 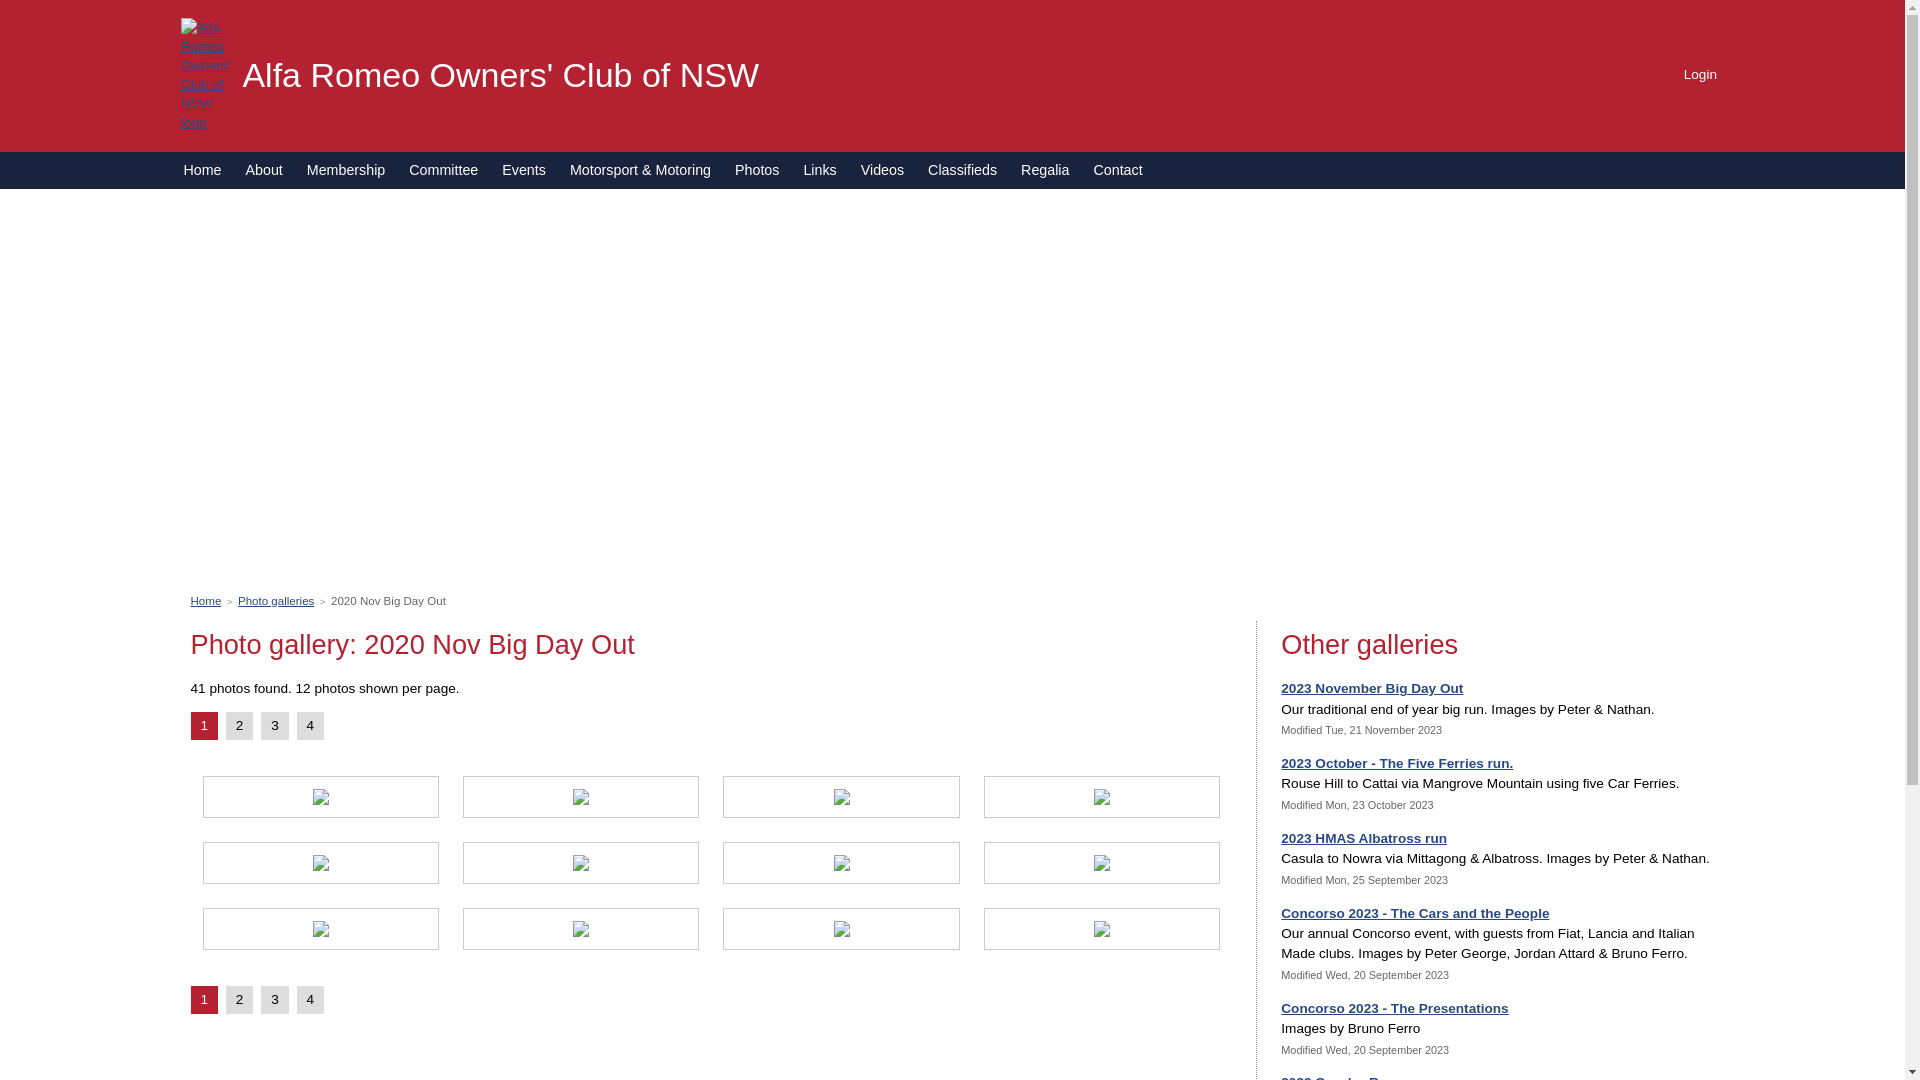 What do you see at coordinates (640, 168) in the screenshot?
I see `'Motorsport & Motoring'` at bounding box center [640, 168].